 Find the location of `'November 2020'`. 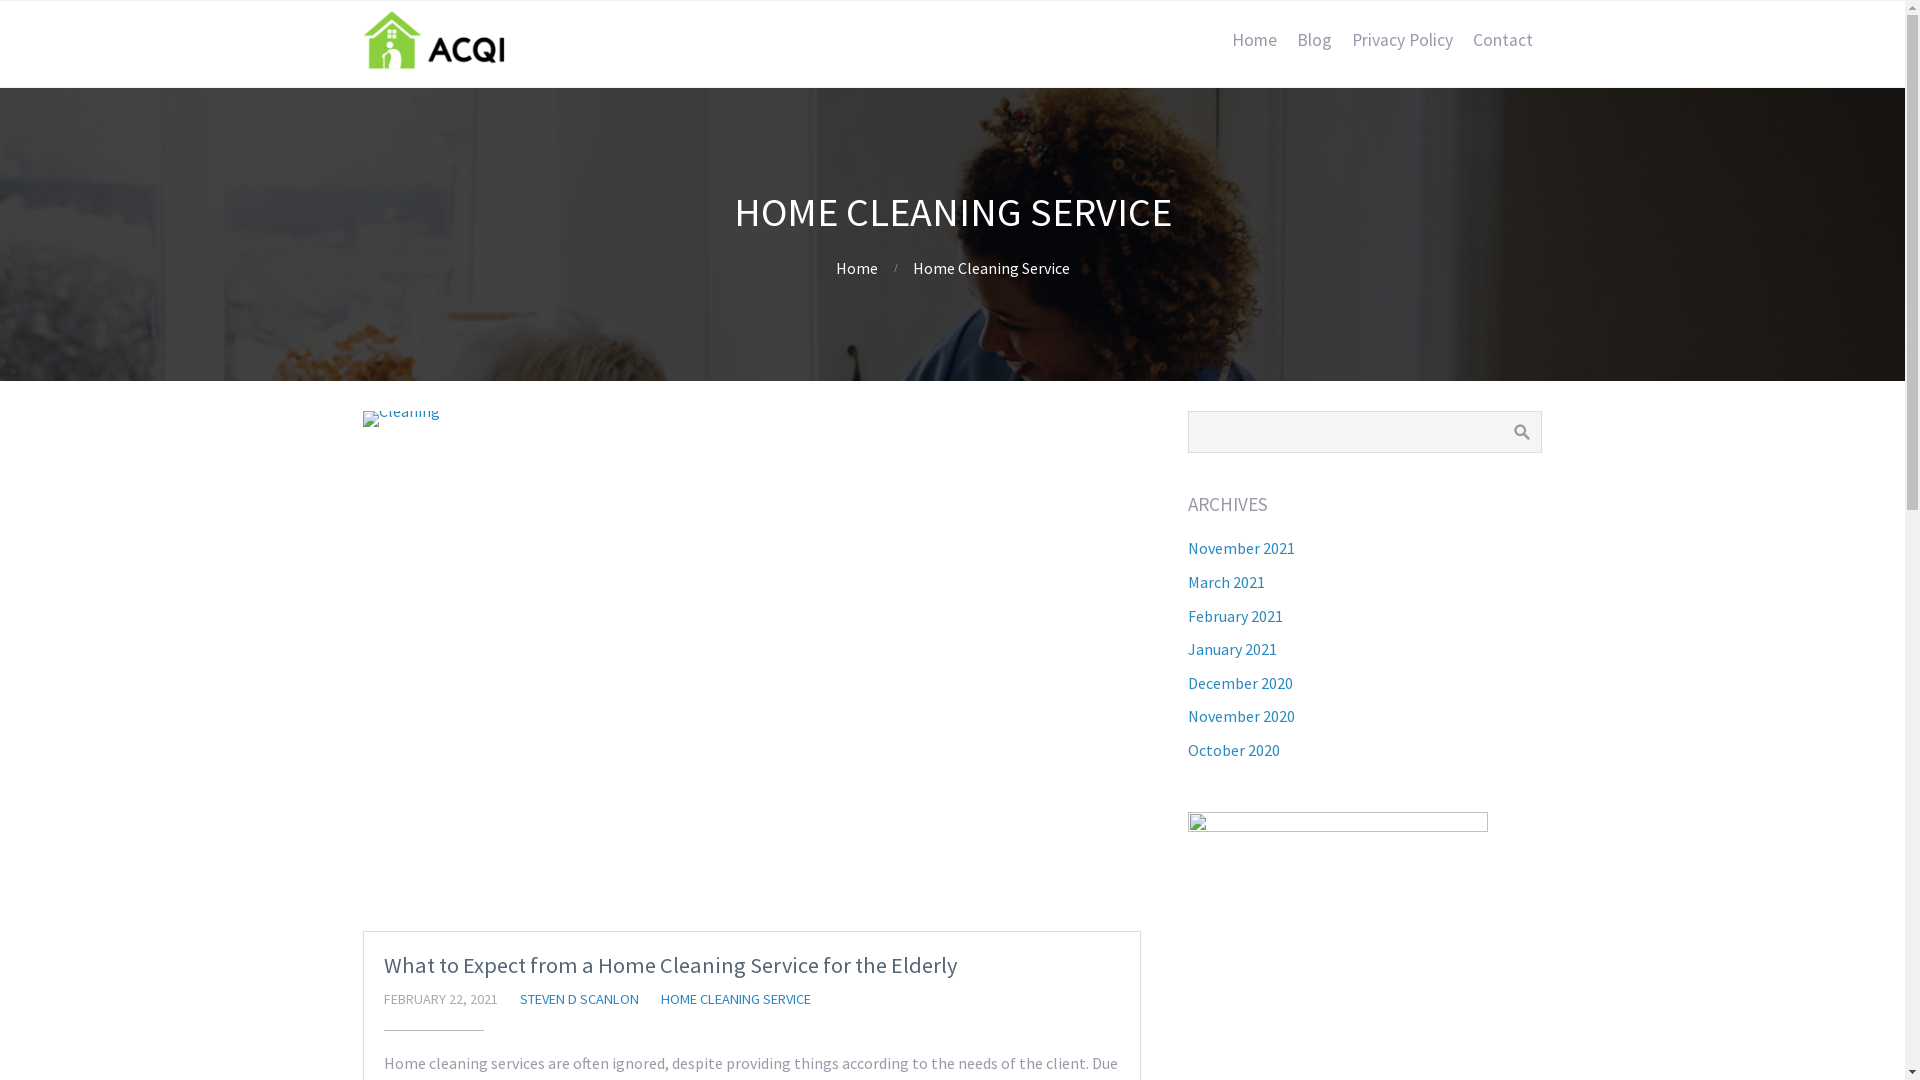

'November 2020' is located at coordinates (1240, 715).